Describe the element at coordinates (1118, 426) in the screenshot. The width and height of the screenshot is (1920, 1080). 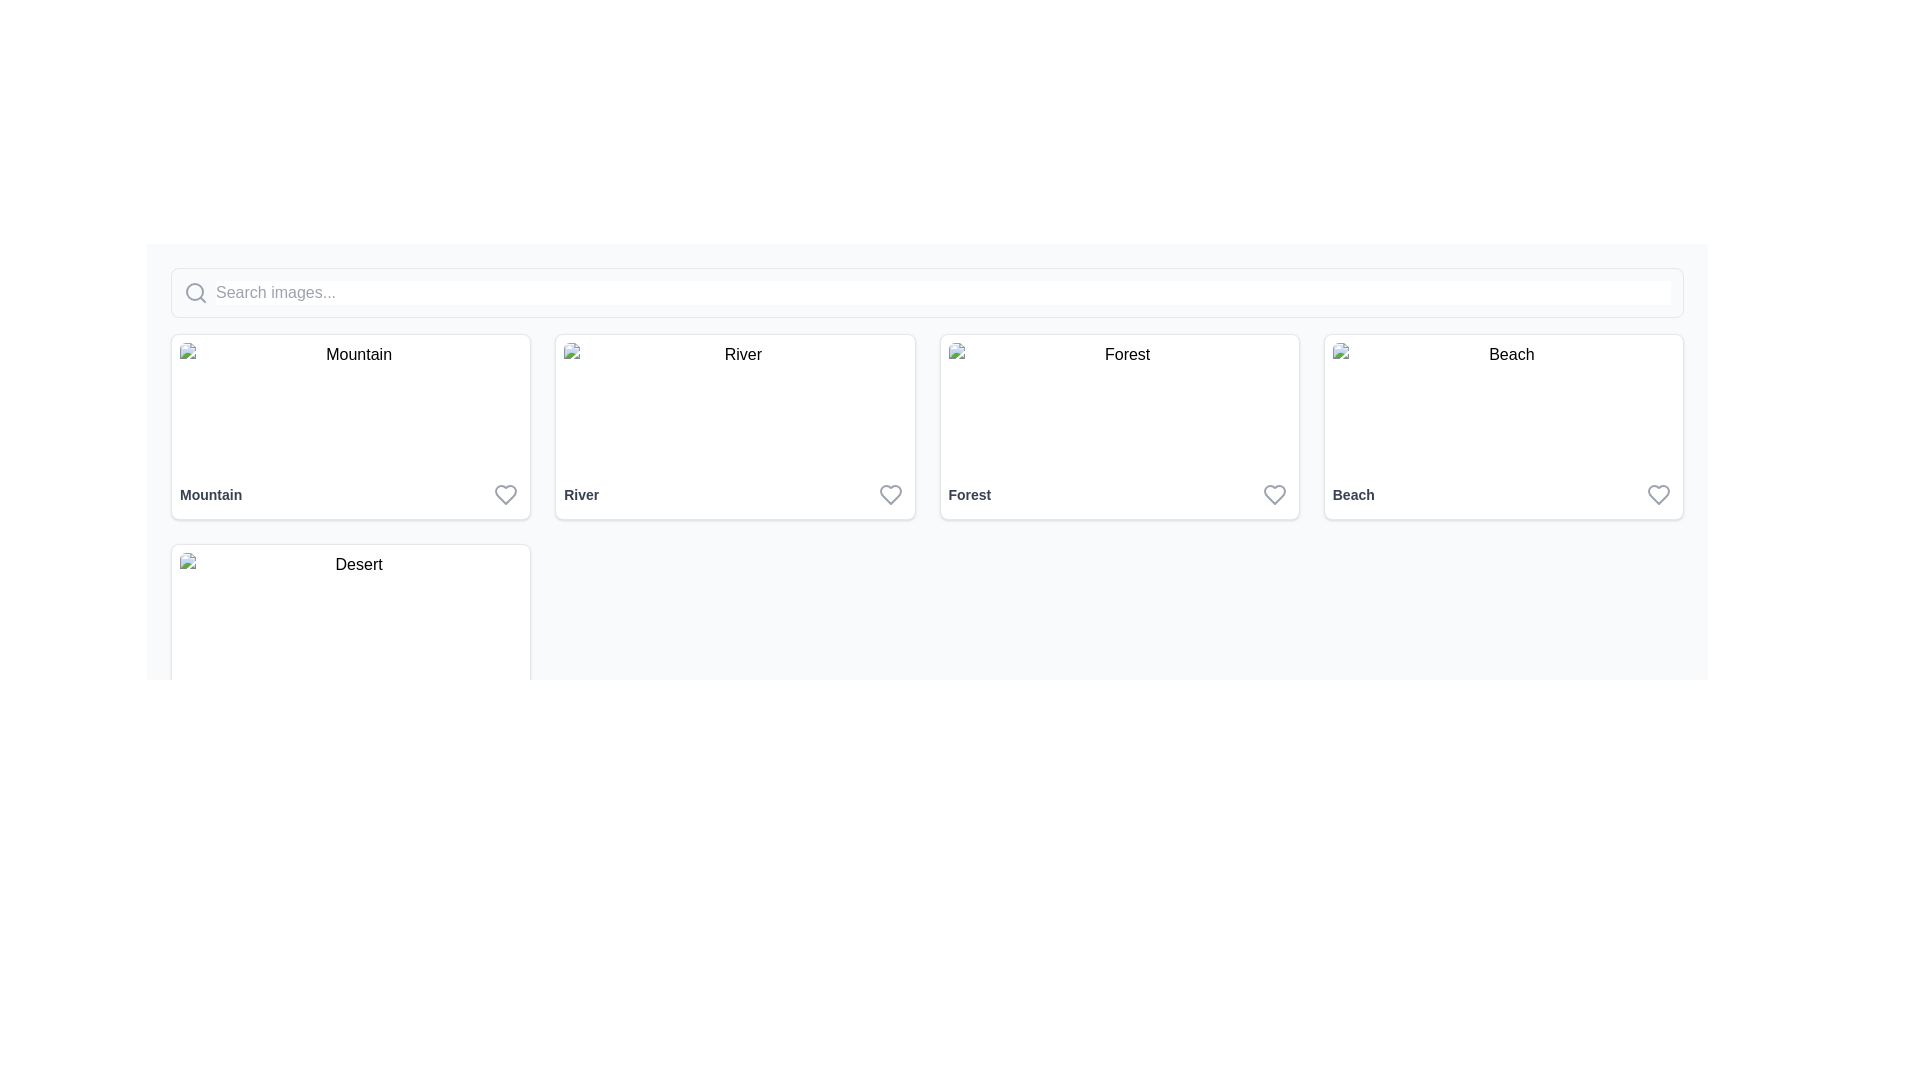
I see `the 'Forest' card, which is the third card in a row of four` at that location.